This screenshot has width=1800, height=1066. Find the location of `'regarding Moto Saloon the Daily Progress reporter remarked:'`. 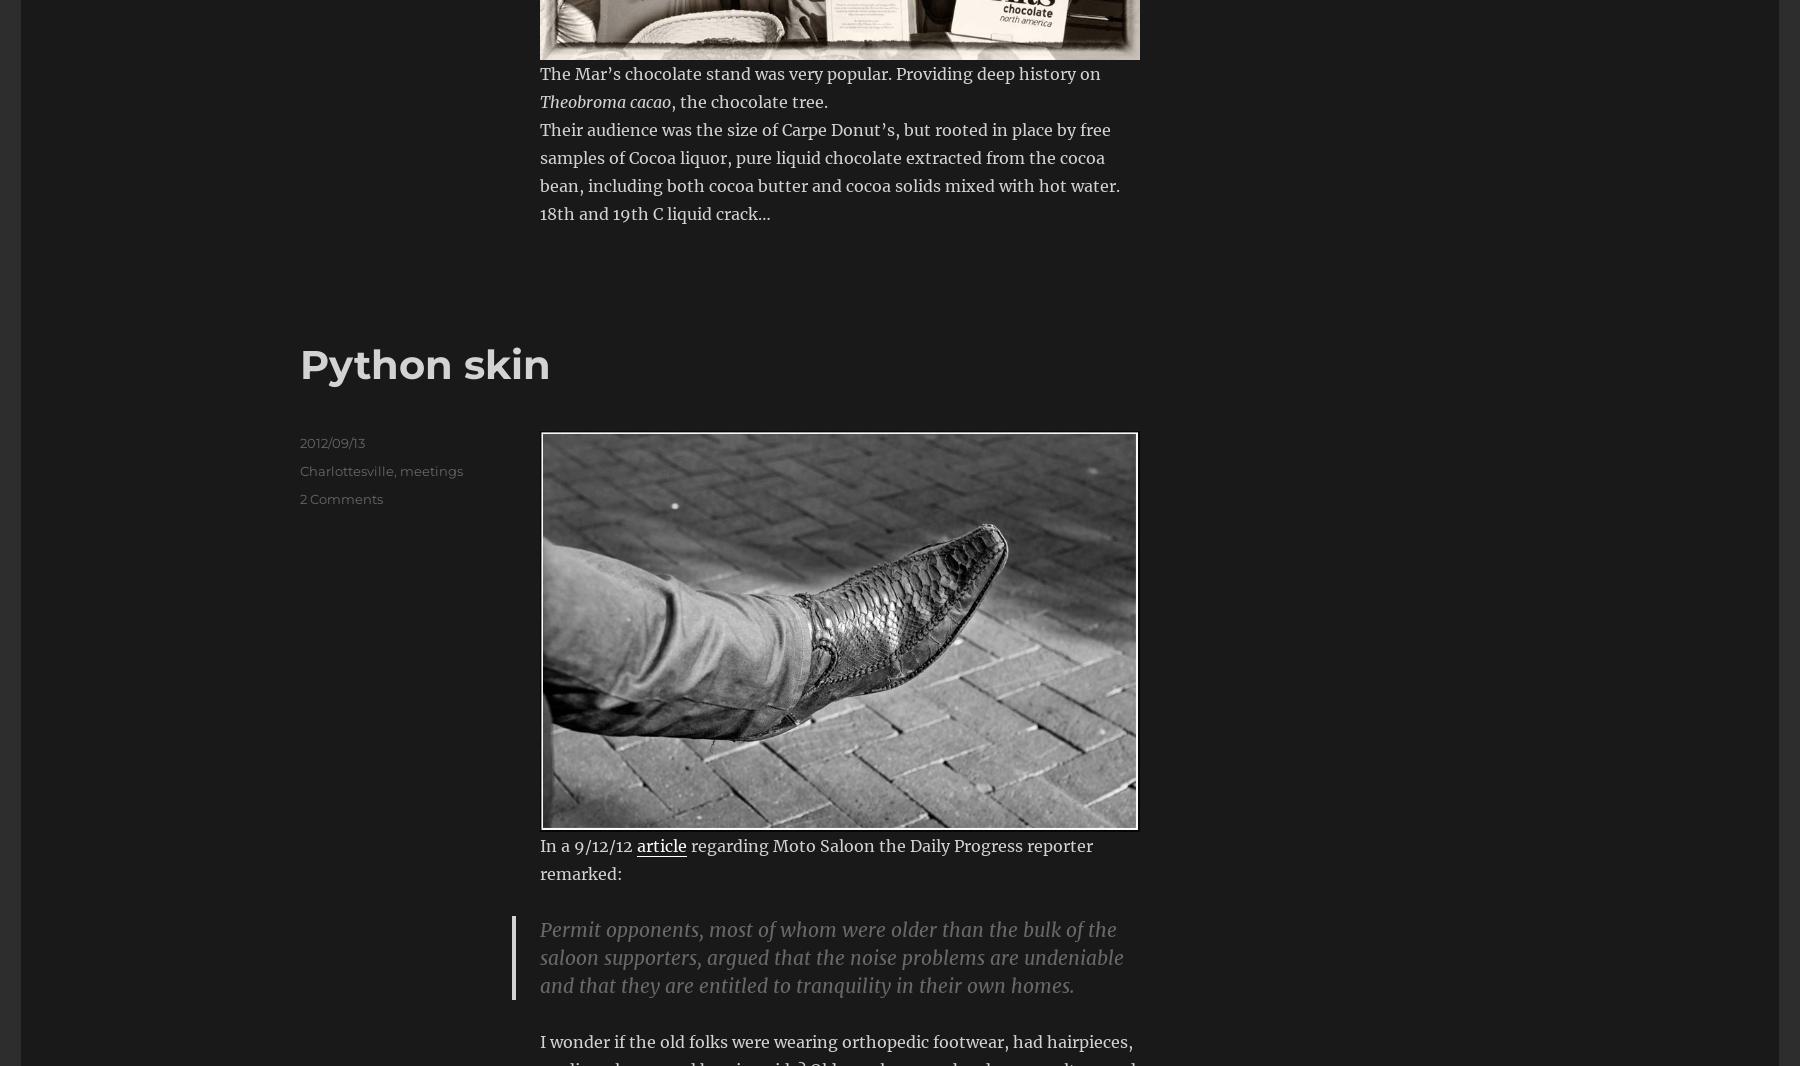

'regarding Moto Saloon the Daily Progress reporter remarked:' is located at coordinates (539, 860).